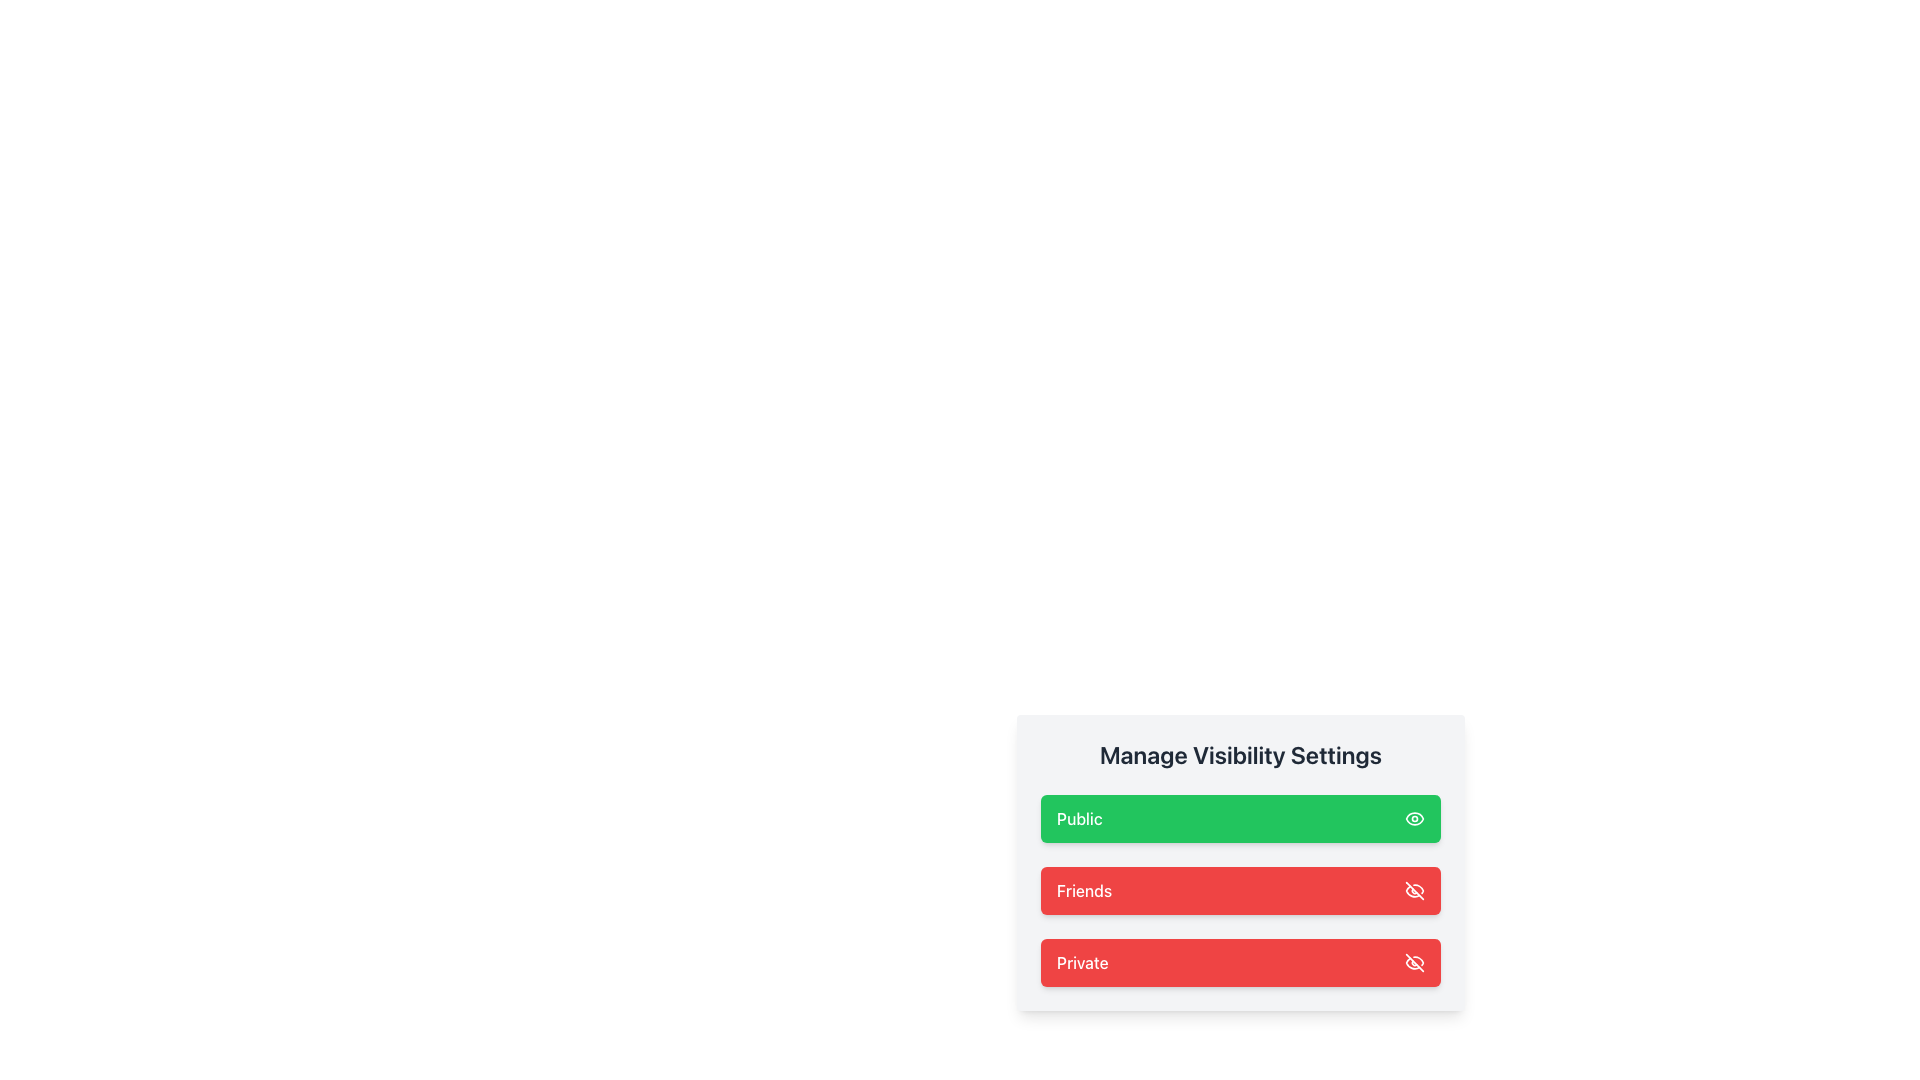  What do you see at coordinates (1240, 962) in the screenshot?
I see `the 'Private' button, which is a rectangular button with rounded edges, bright red color, and white text, located at the bottom of a vertical list of buttons in a card-like interface` at bounding box center [1240, 962].